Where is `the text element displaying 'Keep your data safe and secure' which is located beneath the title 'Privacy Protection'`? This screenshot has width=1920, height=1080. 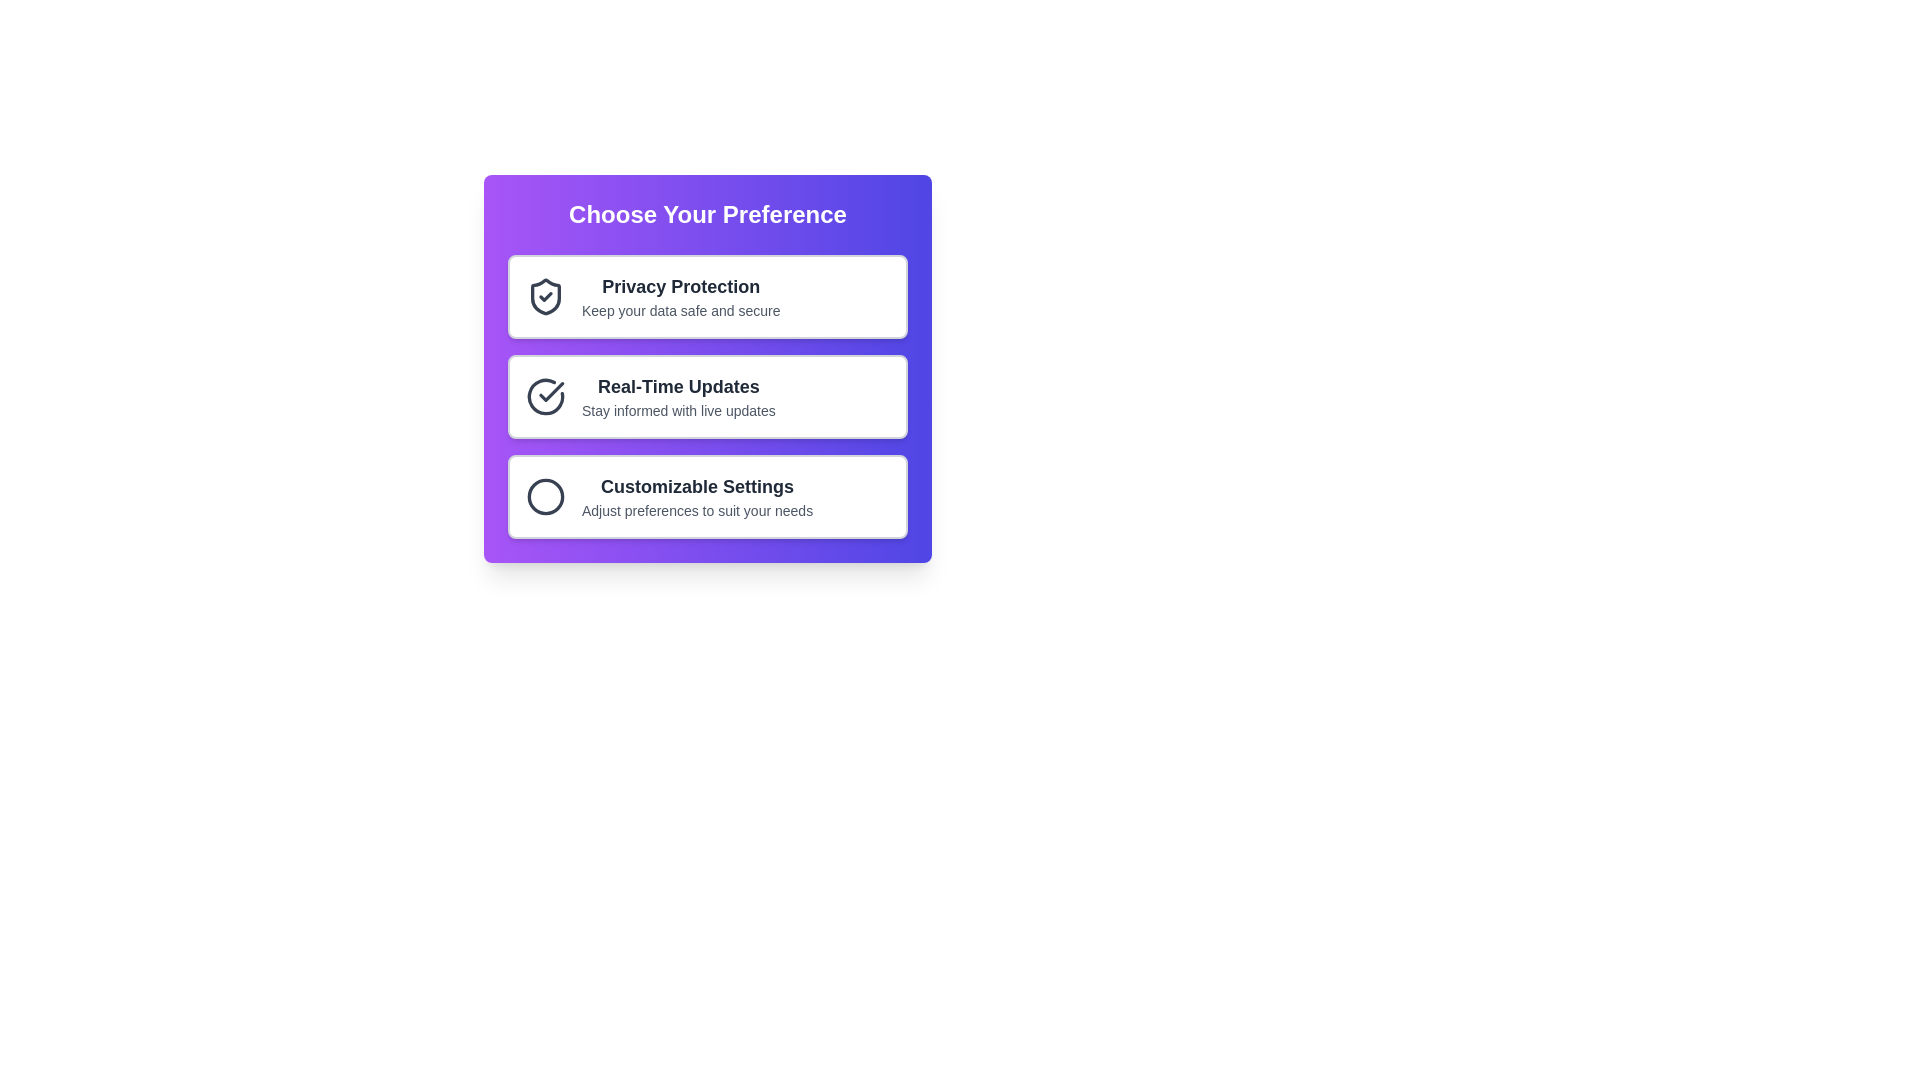 the text element displaying 'Keep your data safe and secure' which is located beneath the title 'Privacy Protection' is located at coordinates (681, 311).